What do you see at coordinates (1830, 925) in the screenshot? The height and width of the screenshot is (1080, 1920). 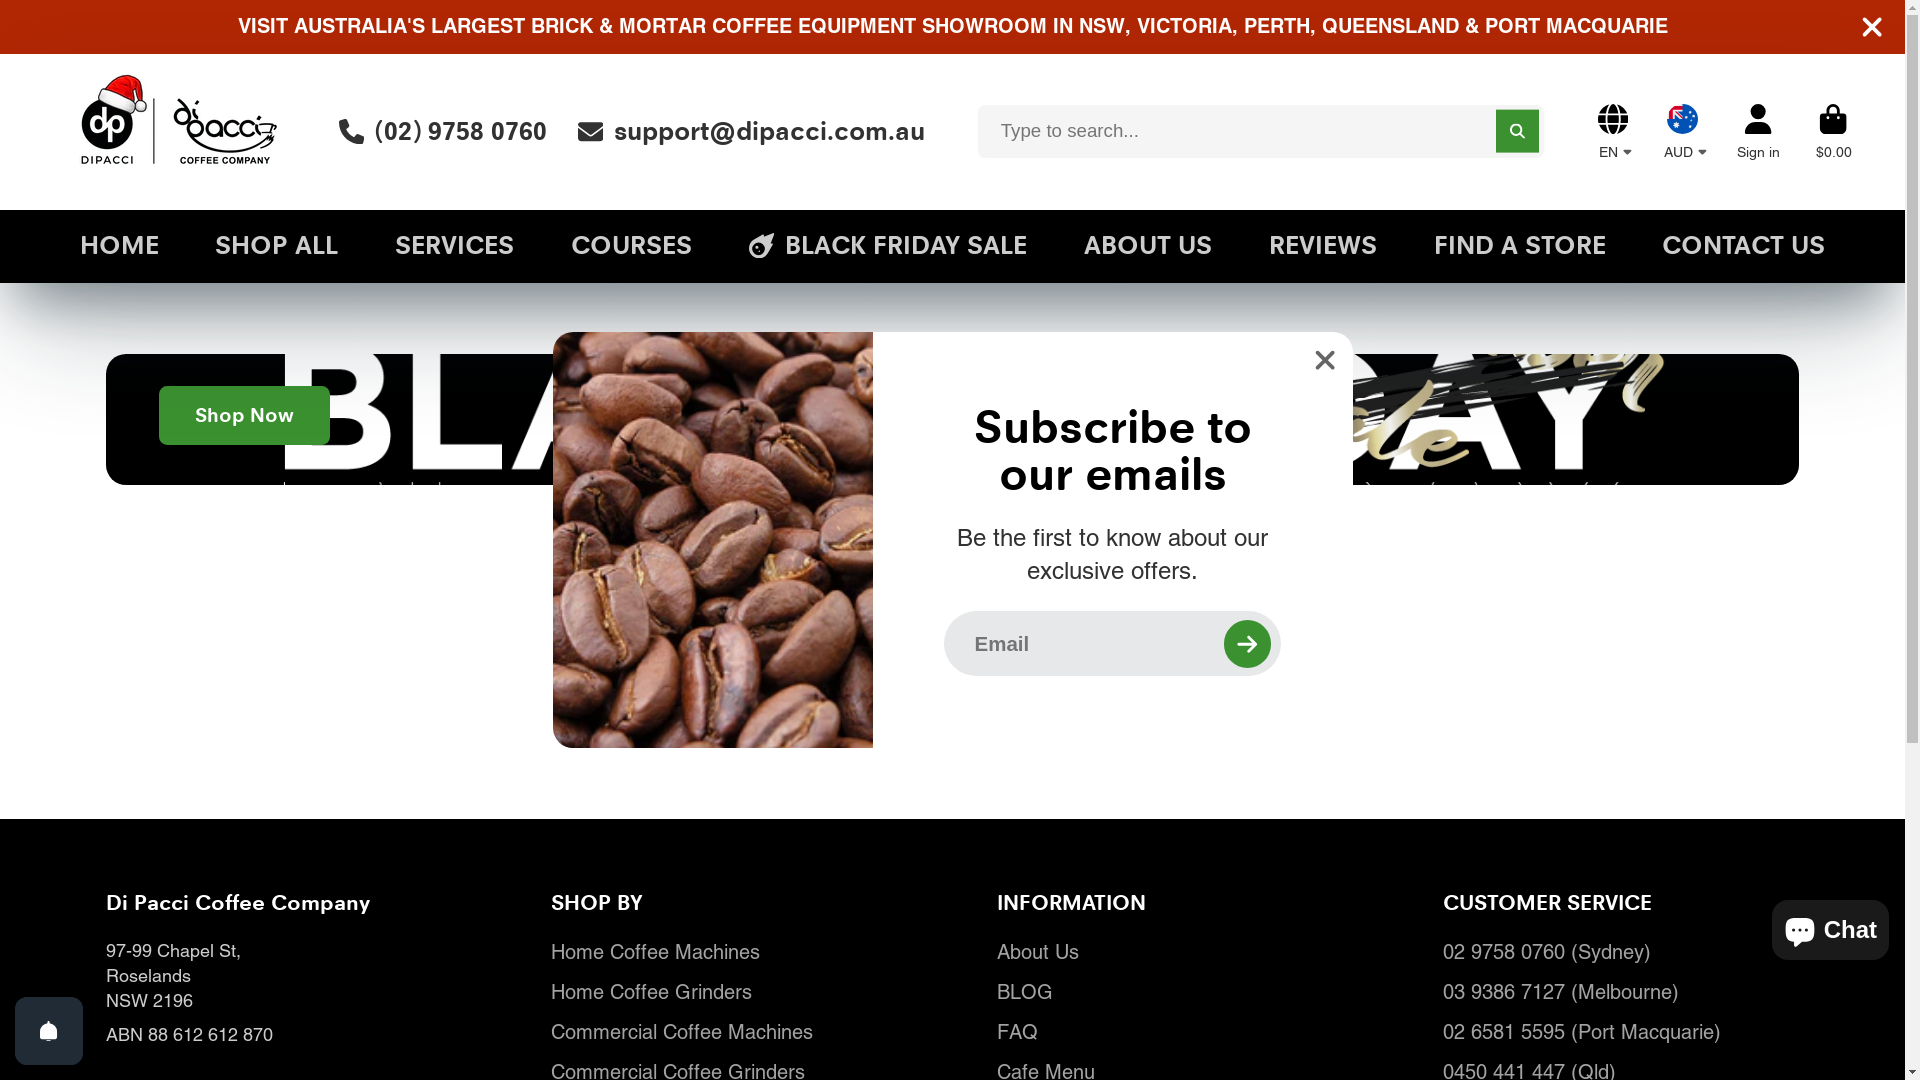 I see `'Shopify online store chat'` at bounding box center [1830, 925].